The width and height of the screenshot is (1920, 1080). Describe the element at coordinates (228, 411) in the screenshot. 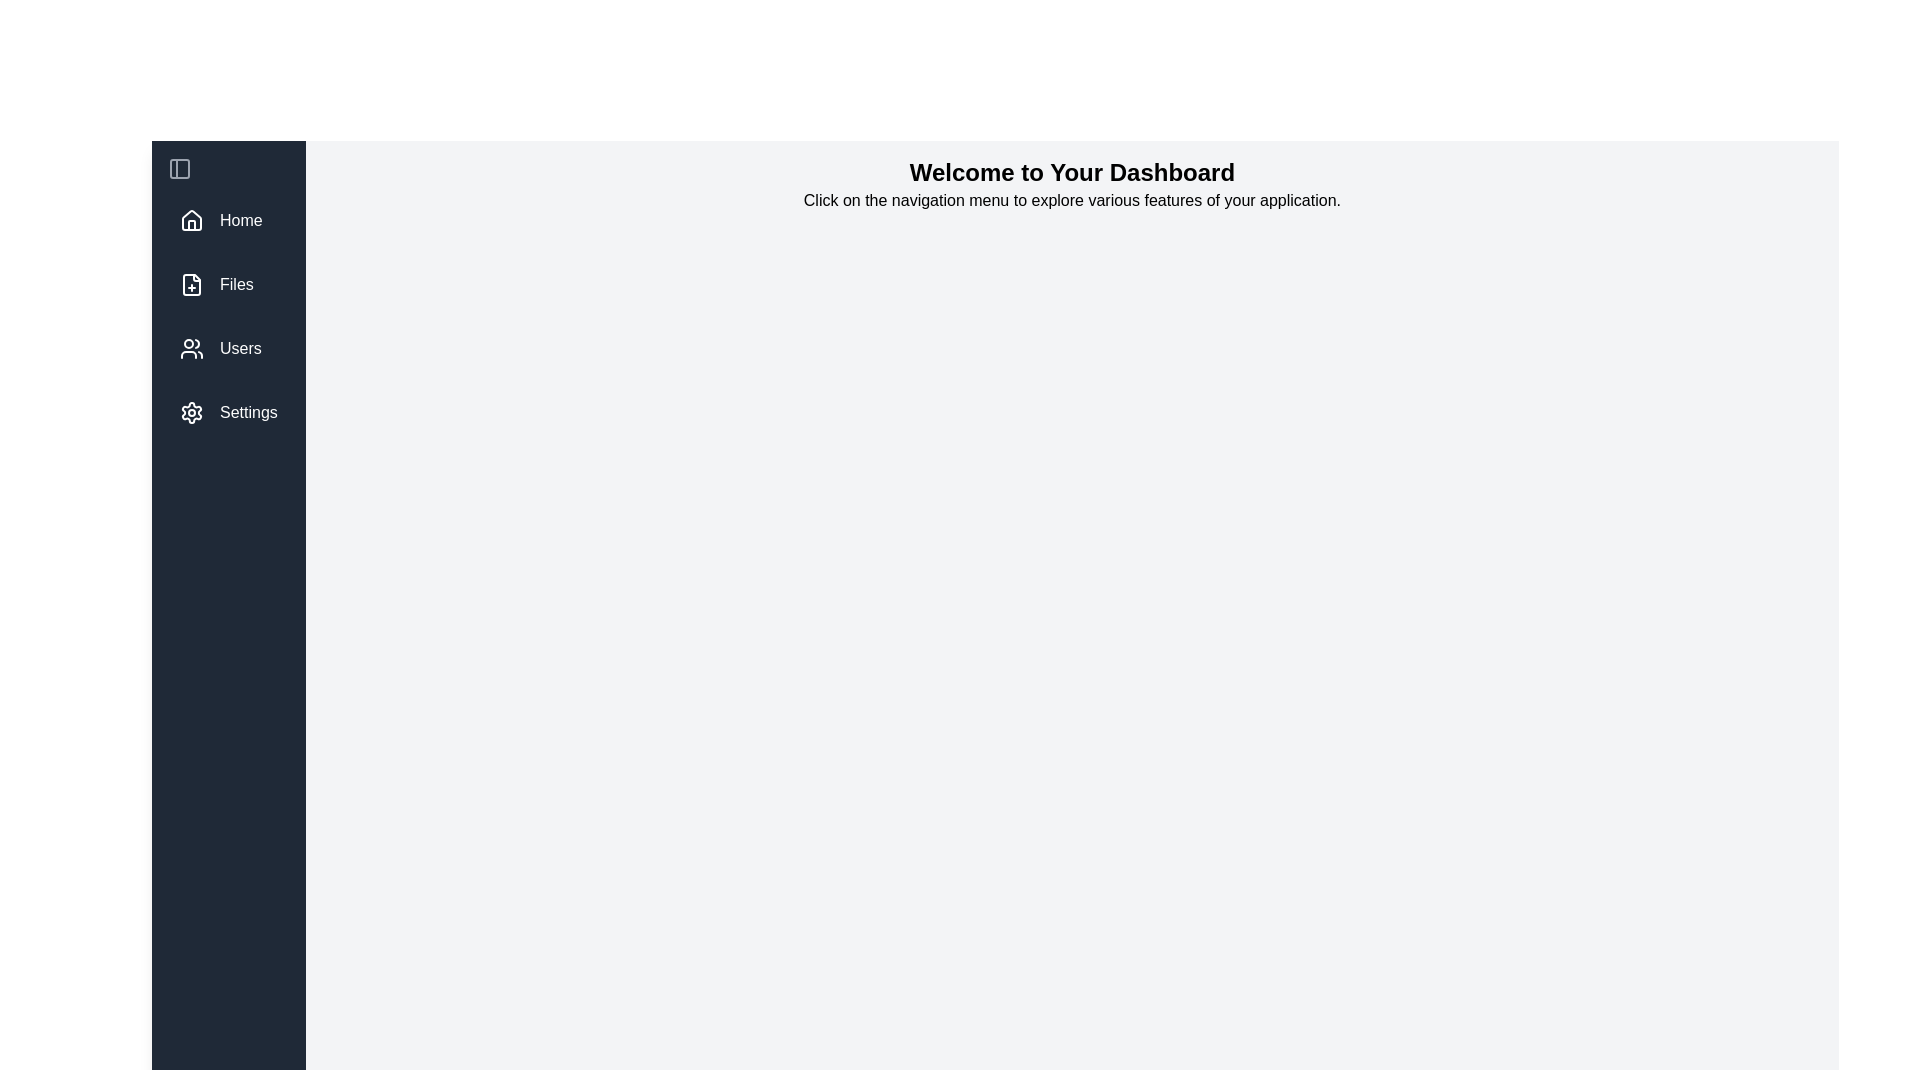

I see `the 'Settings' navigation menu item located at the bottom of the vertical menu, featuring a gear icon and white text on a dark gray background` at that location.